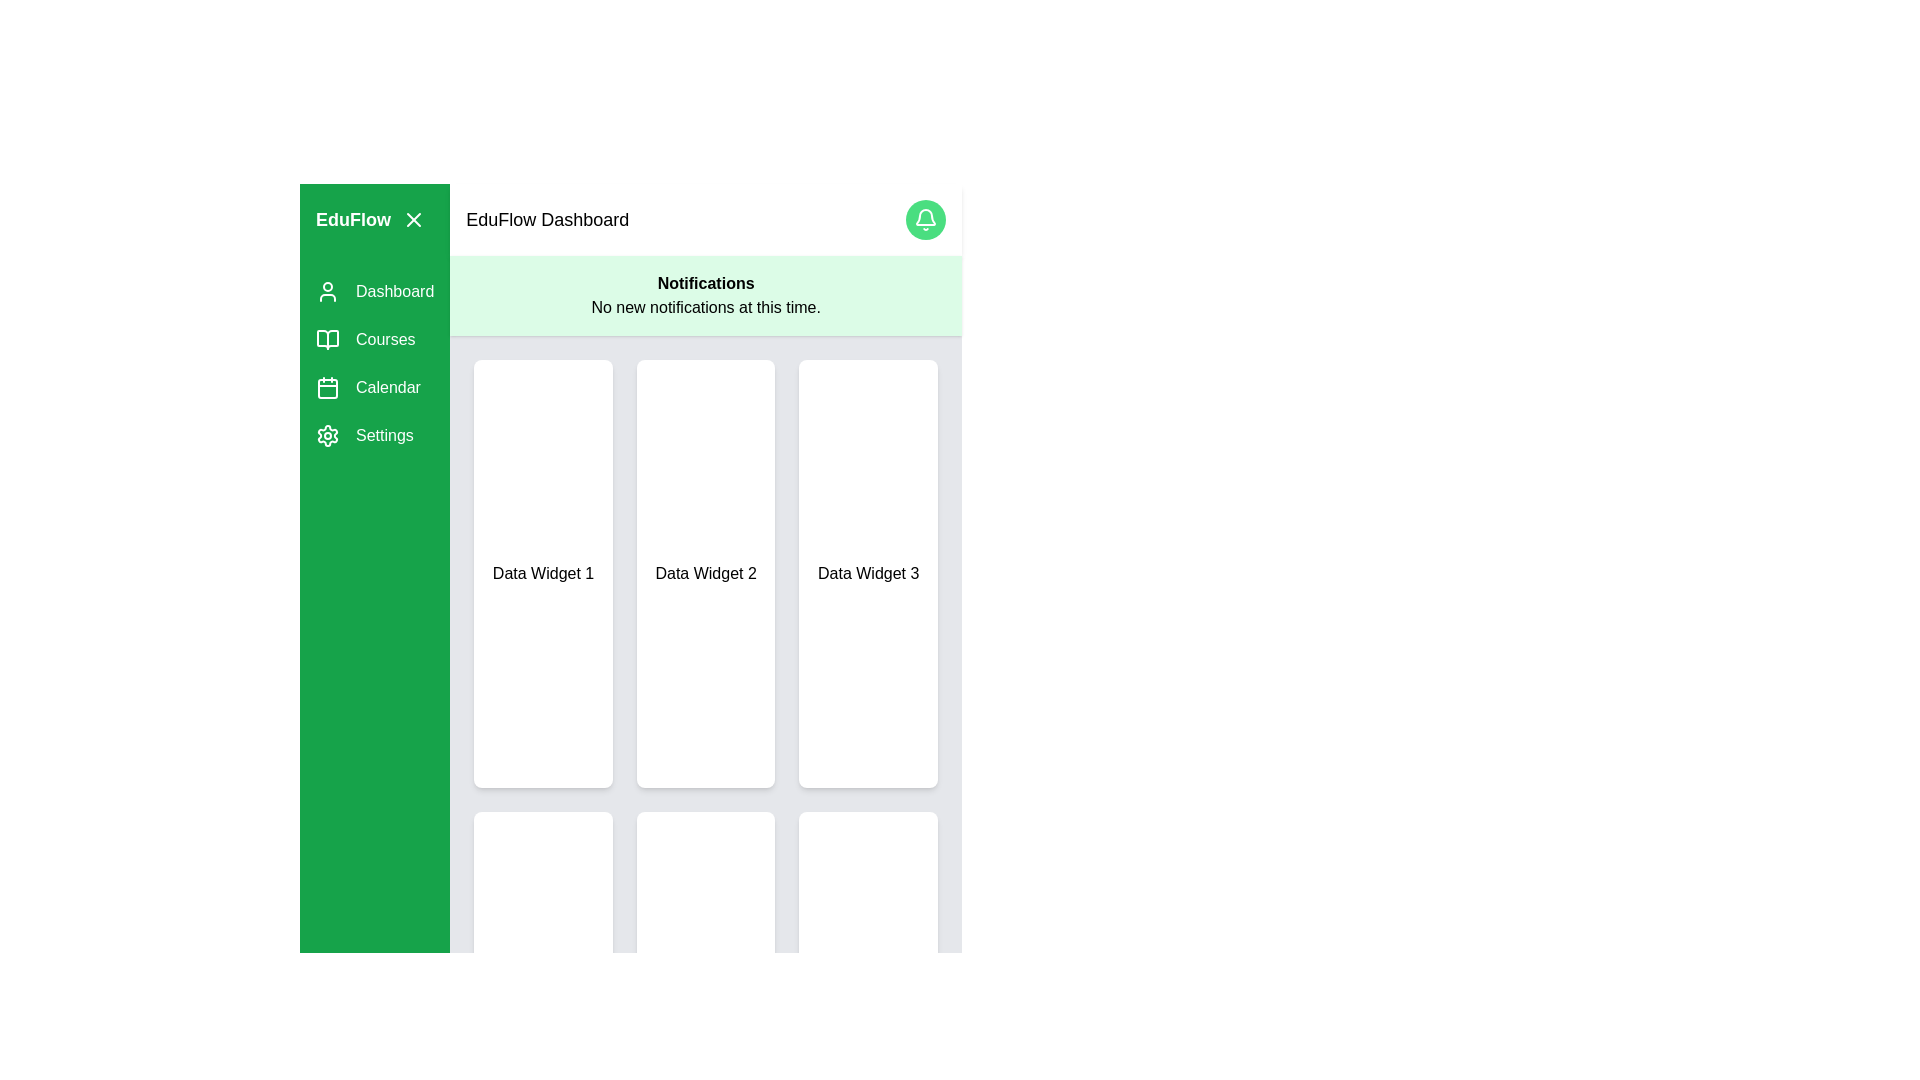 The height and width of the screenshot is (1080, 1920). I want to click on the decorative graphical element of the calendar icon located in the sidebar menu, next to the 'Calendar' text label, so click(327, 389).